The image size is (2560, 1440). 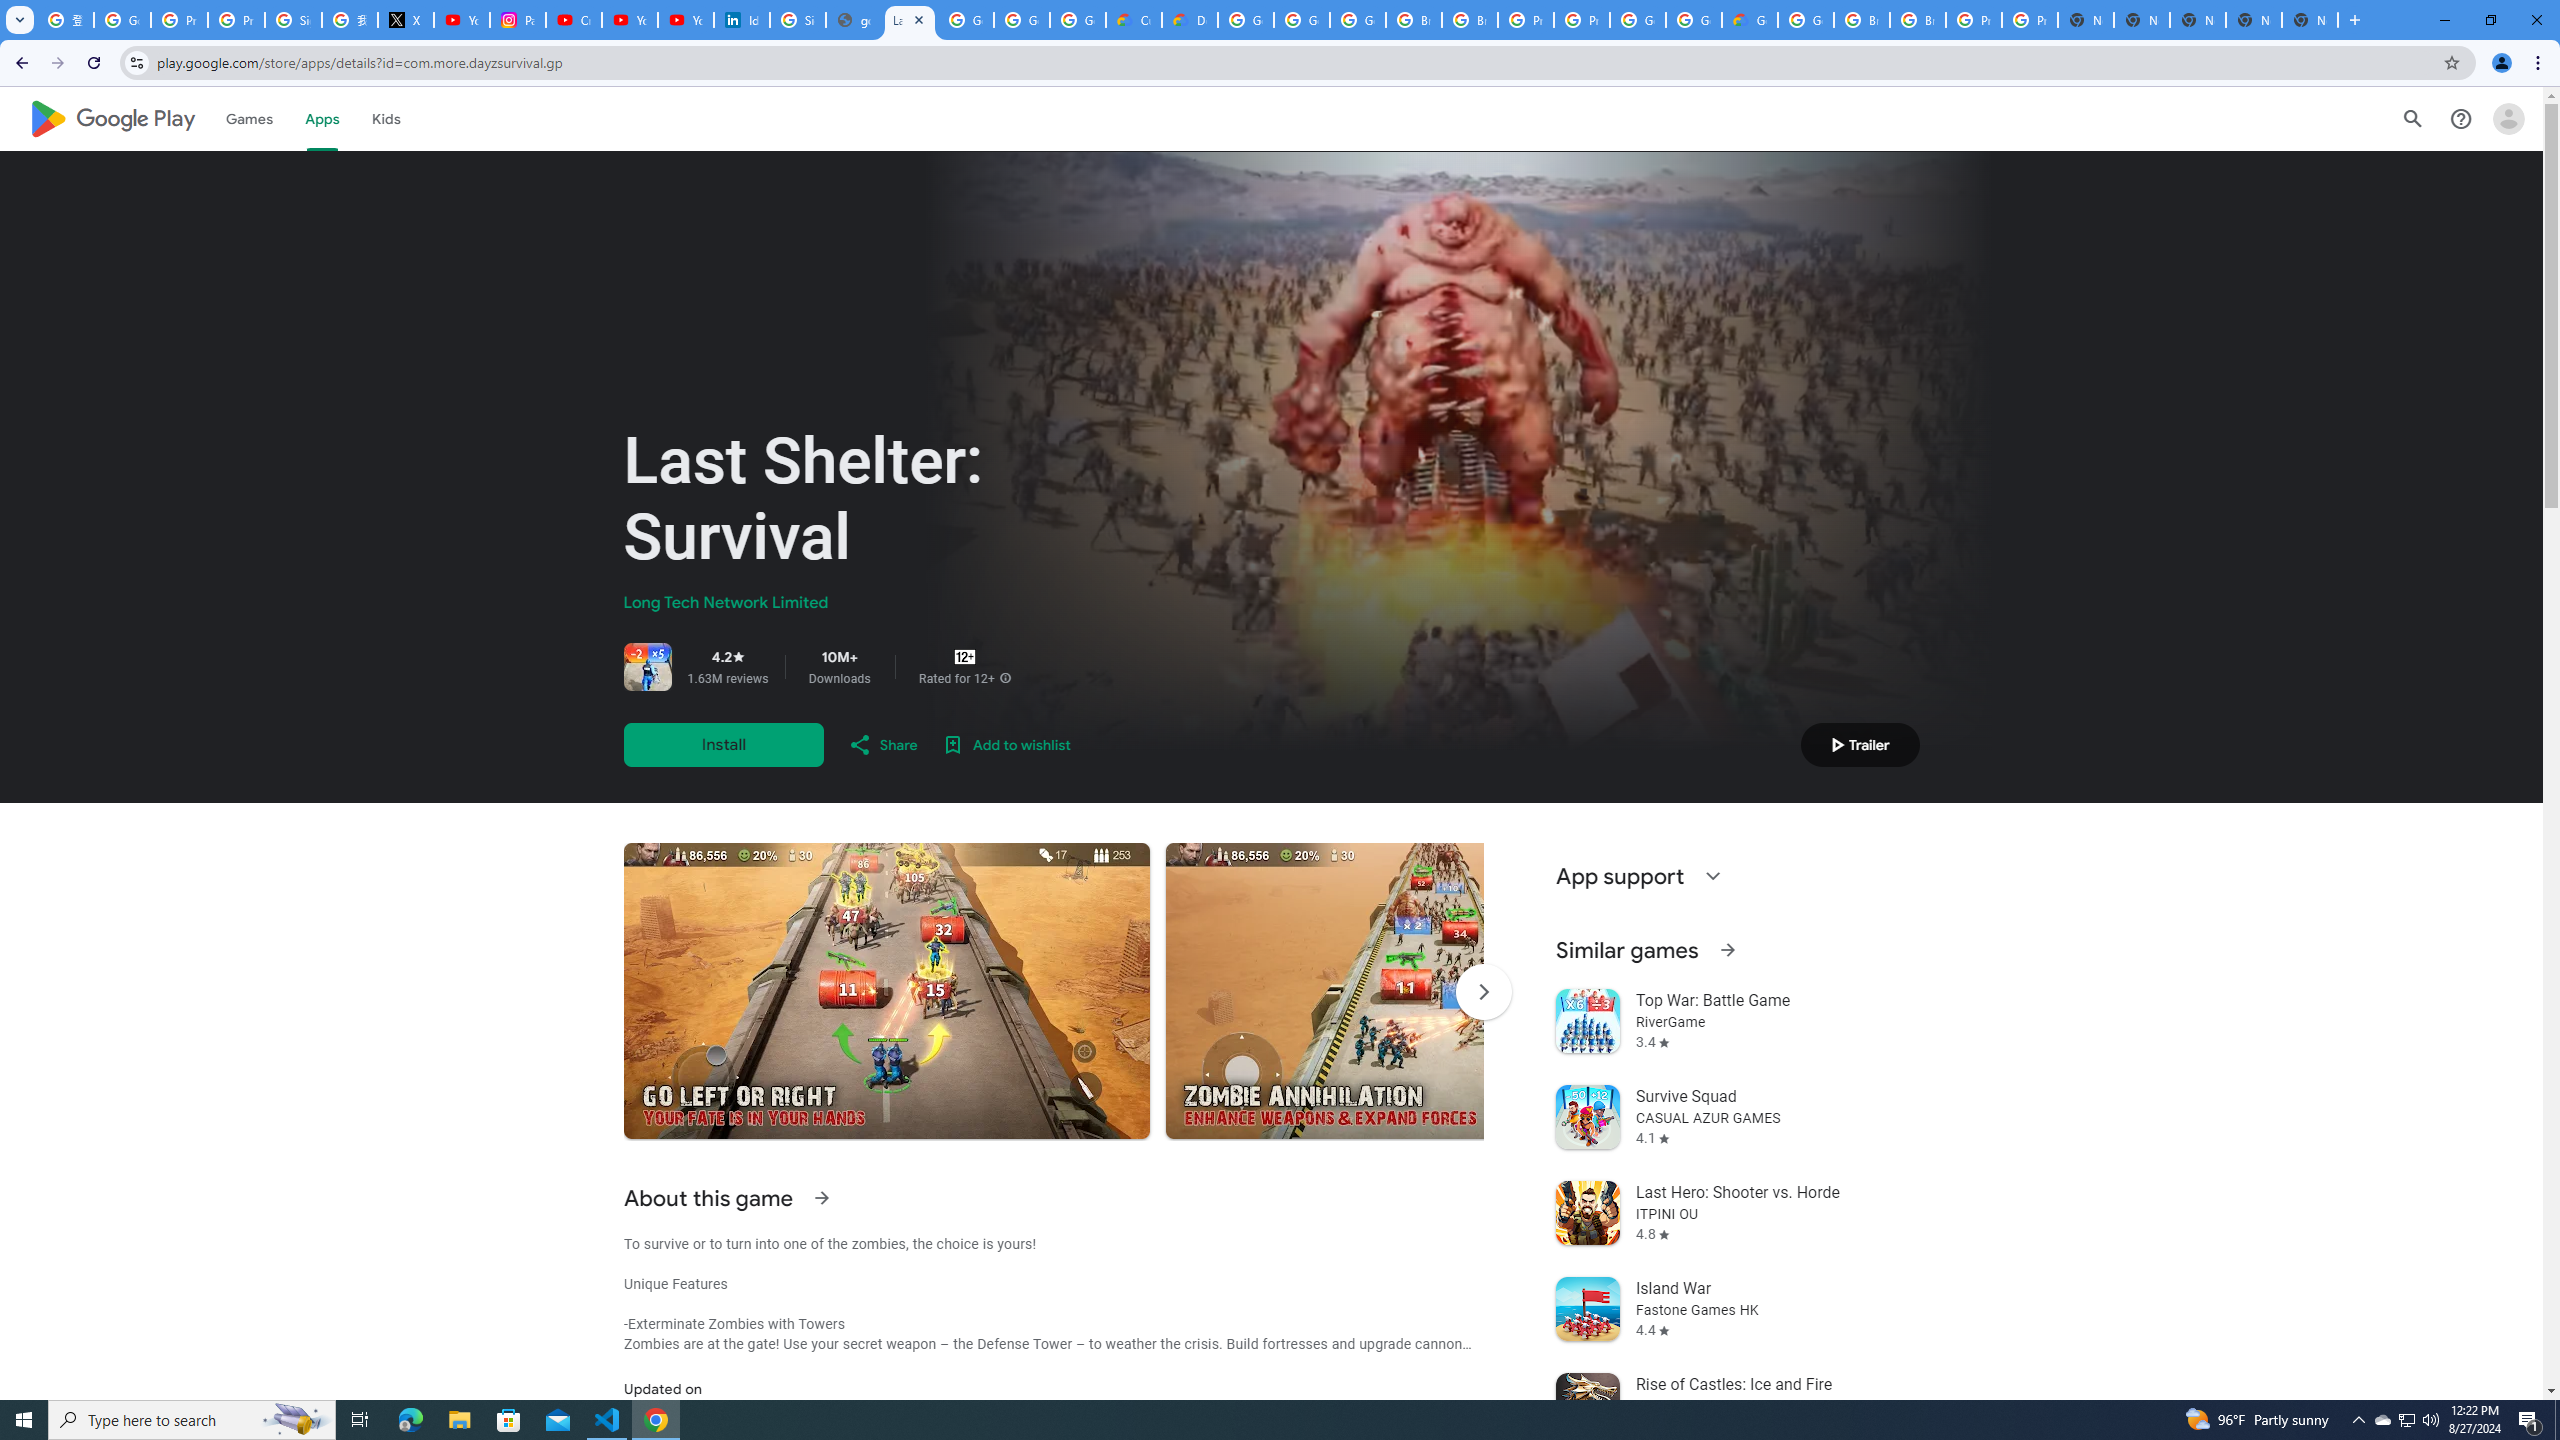 I want to click on 'Open account menu', so click(x=2507, y=118).